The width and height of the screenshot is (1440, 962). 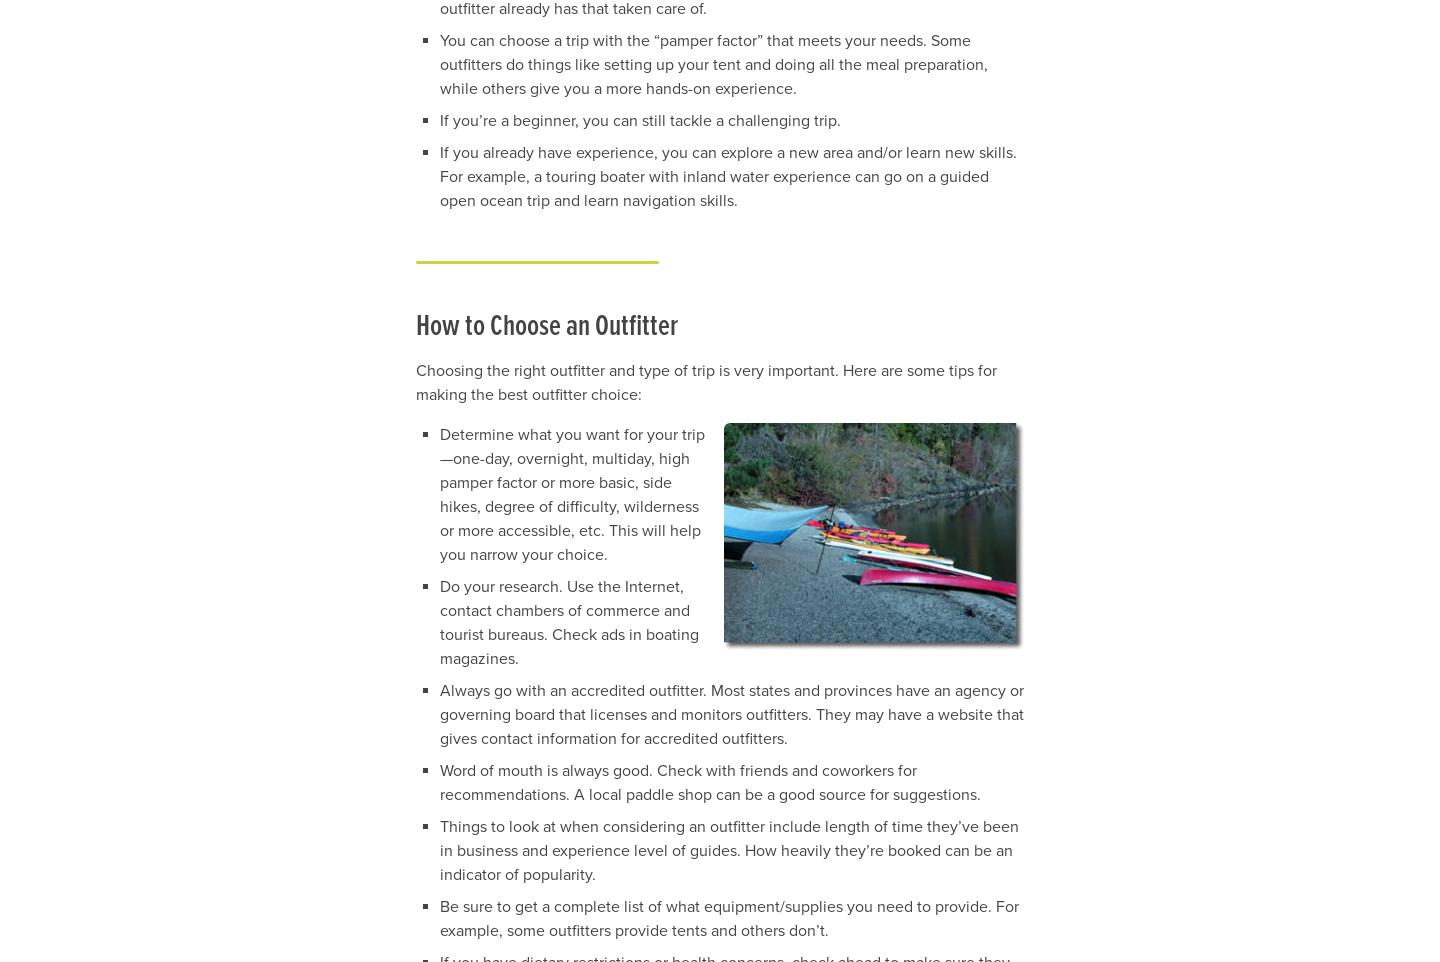 What do you see at coordinates (440, 712) in the screenshot?
I see `'Always go with an accredited outfitter. Most states and provinces have an agency or governing board that licenses and monitors outfitters. They may have a website that gives contact information for accredited outfitters.'` at bounding box center [440, 712].